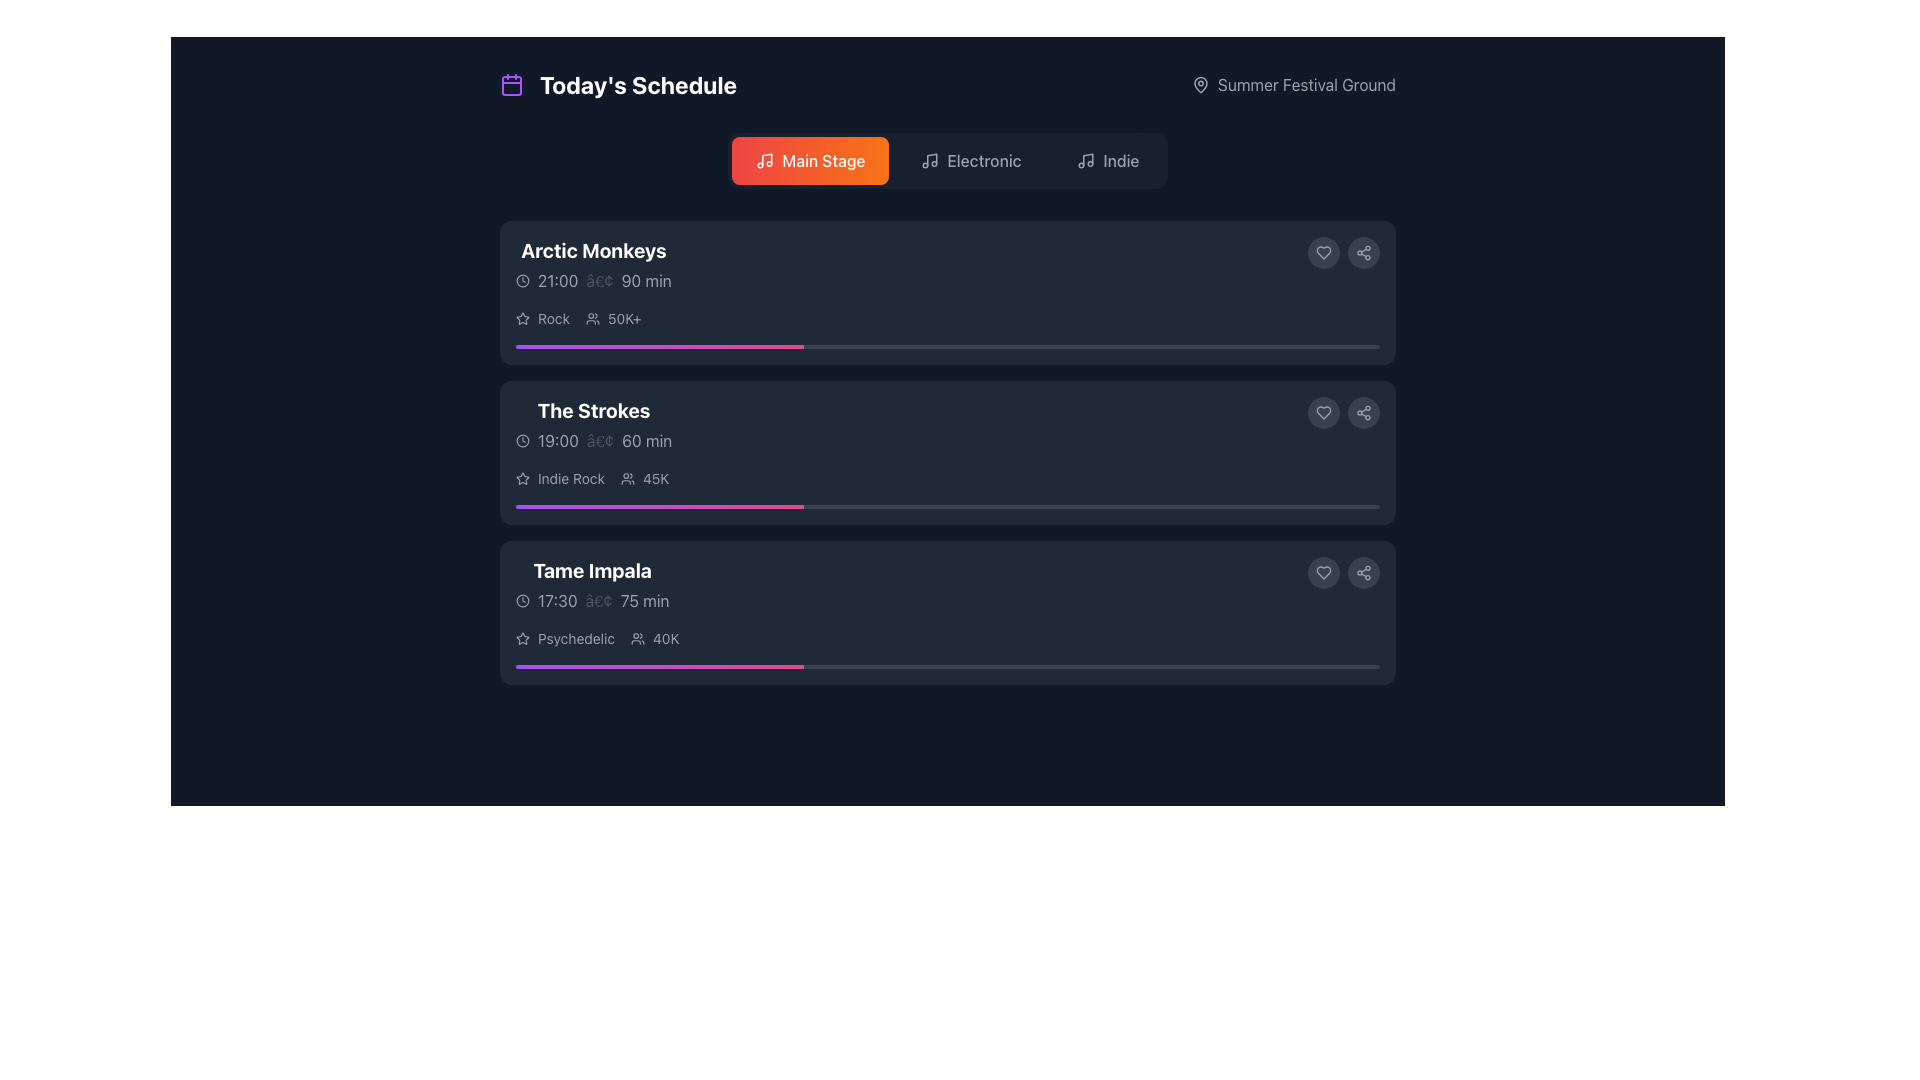 The image size is (1920, 1080). I want to click on the share icon located in the bottom-right corner of the 'Tame Impala' information card, so click(1362, 573).